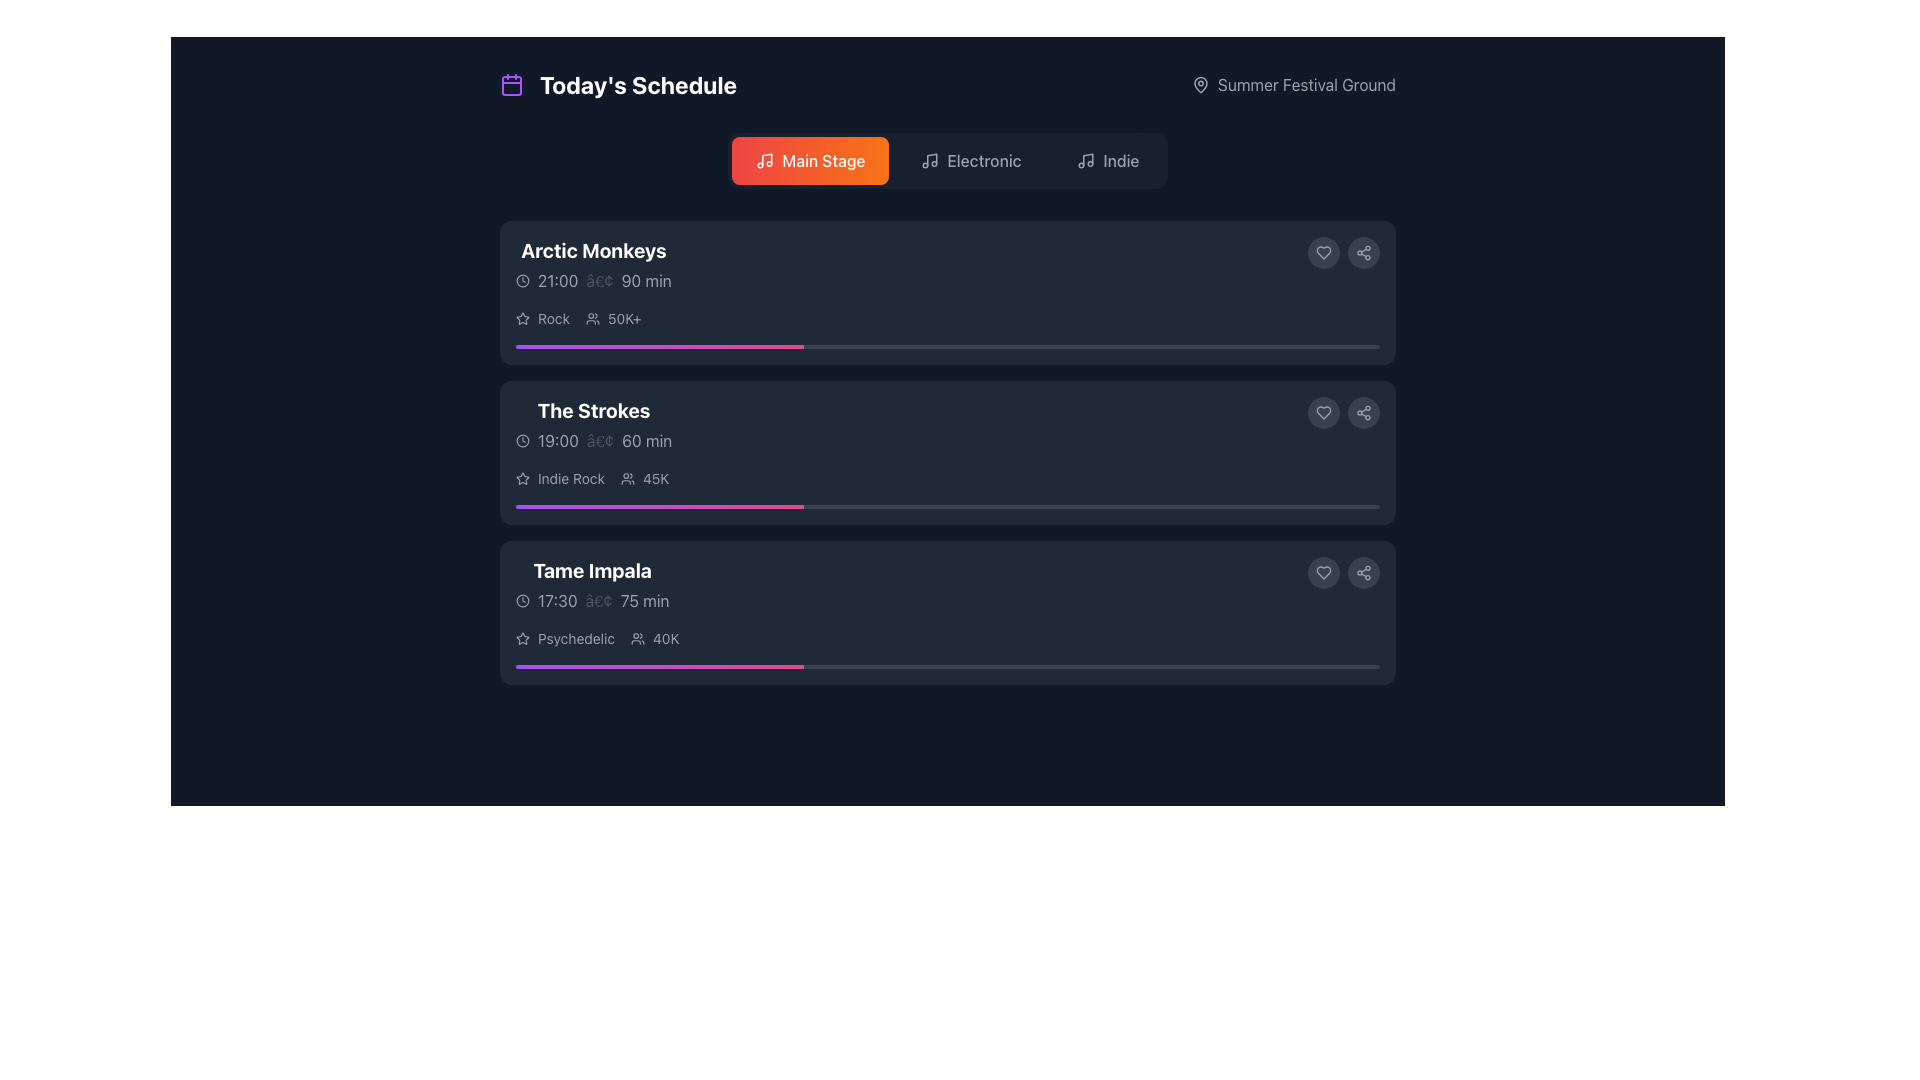 The image size is (1920, 1080). I want to click on the share icon located in the bottom-right corner of the 'Tame Impala' information card, so click(1362, 573).